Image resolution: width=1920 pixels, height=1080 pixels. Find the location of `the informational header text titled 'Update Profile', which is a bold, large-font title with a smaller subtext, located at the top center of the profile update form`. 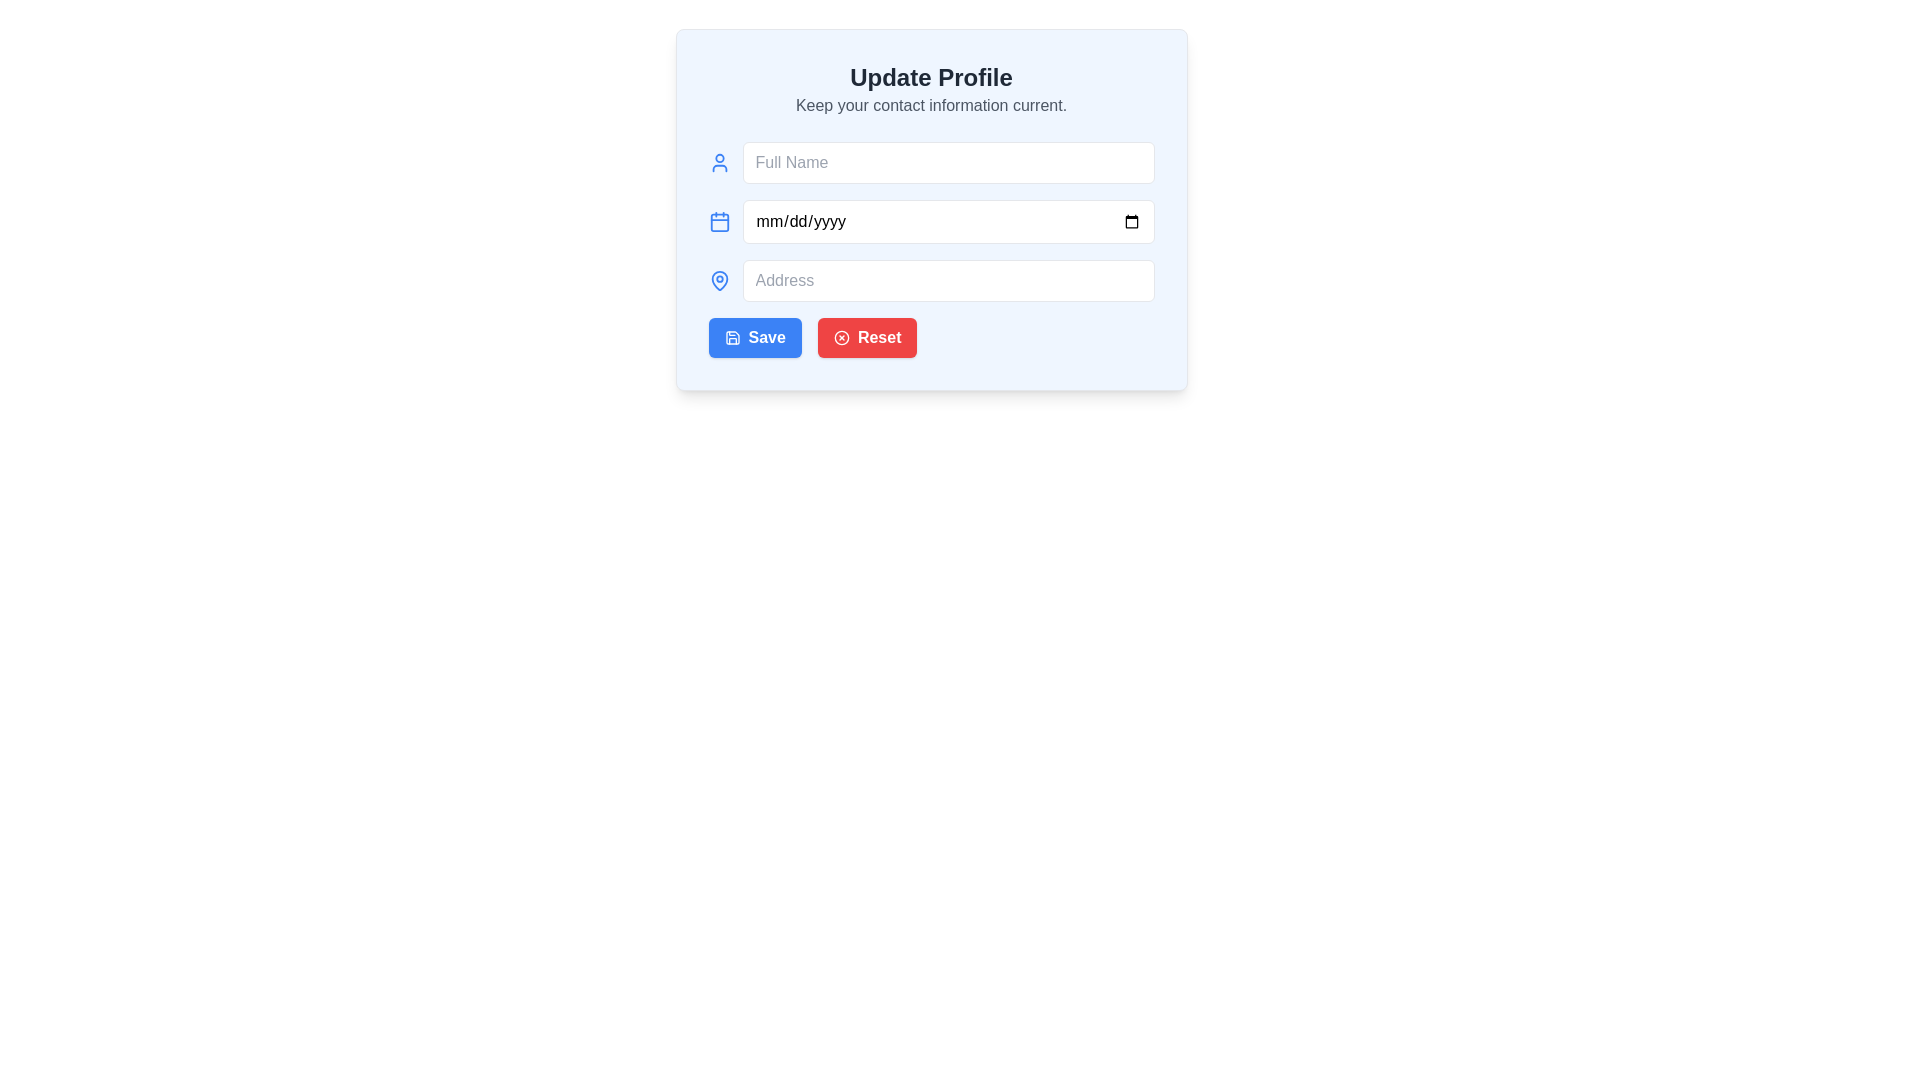

the informational header text titled 'Update Profile', which is a bold, large-font title with a smaller subtext, located at the top center of the profile update form is located at coordinates (930, 88).